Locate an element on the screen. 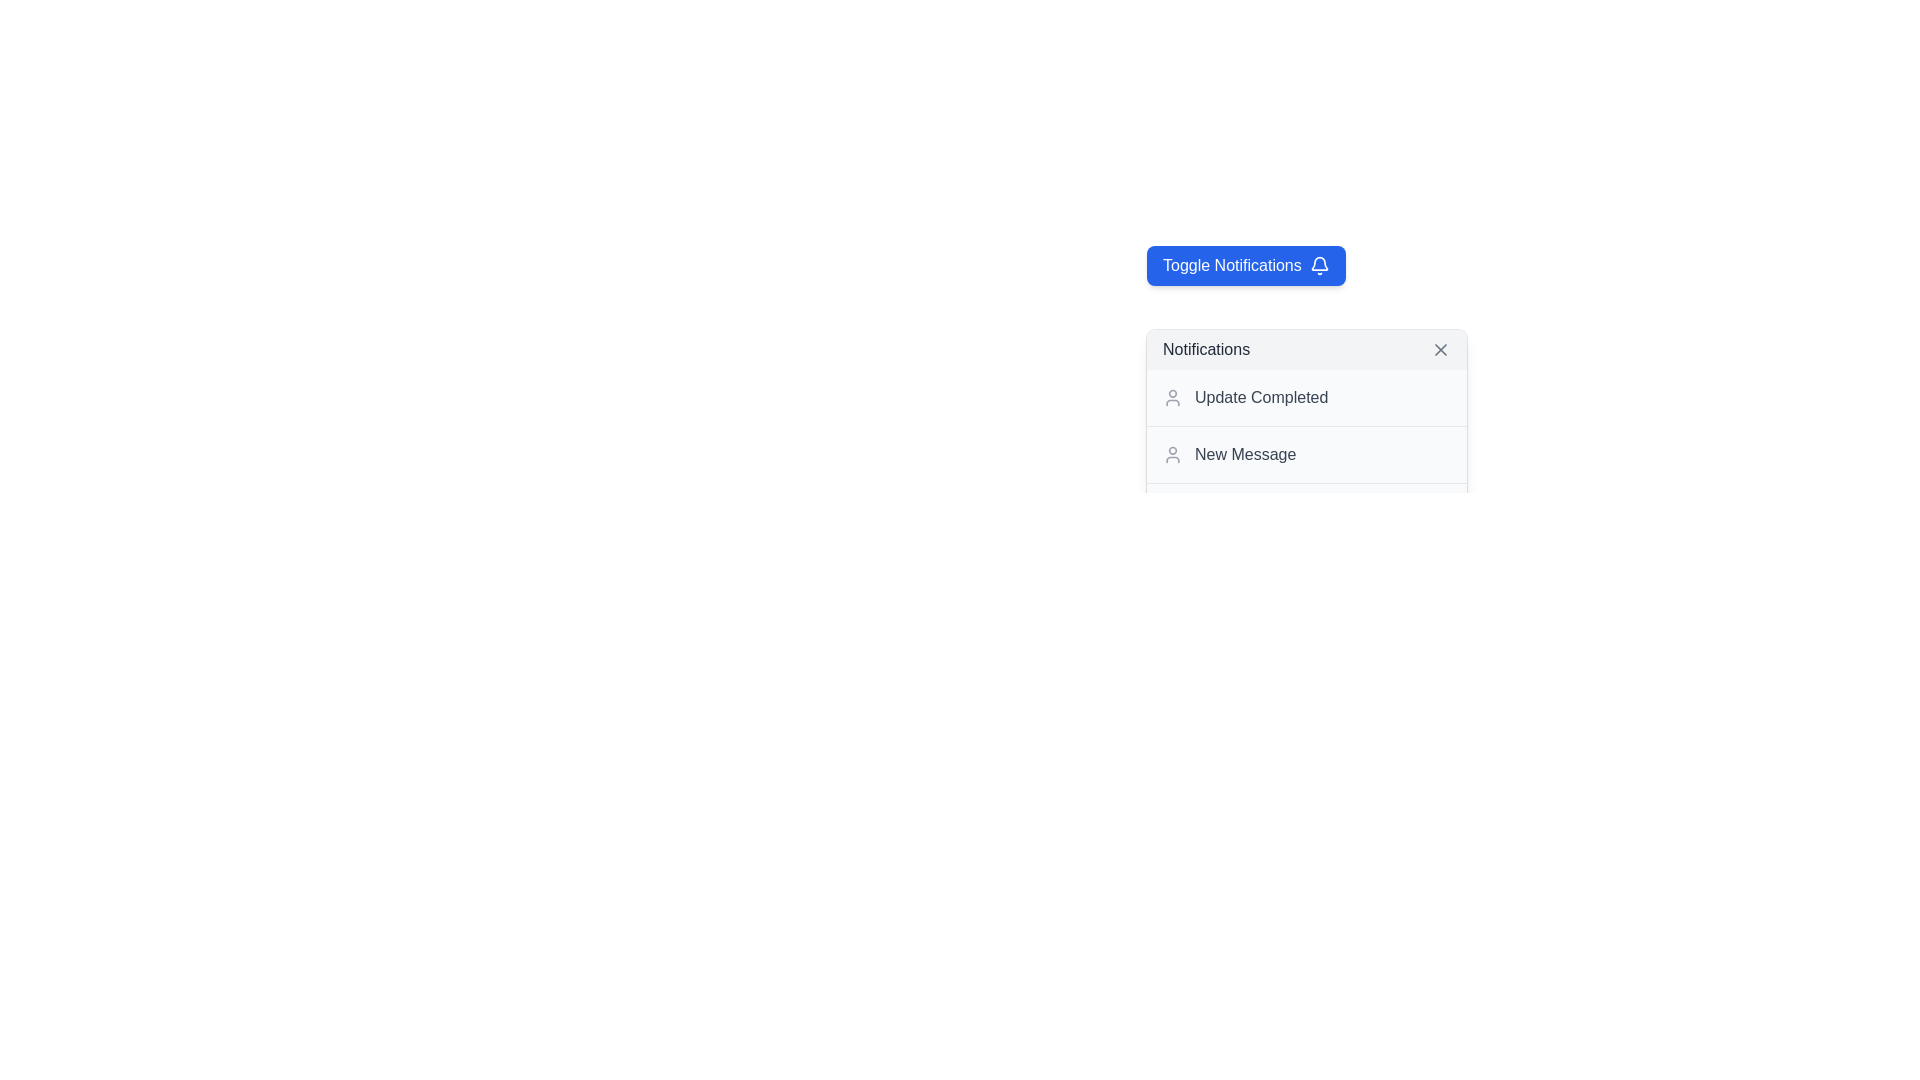 Image resolution: width=1920 pixels, height=1080 pixels. the first notification entry in the notification panel, which serves as an informative text-based list item with an icon is located at coordinates (1306, 397).